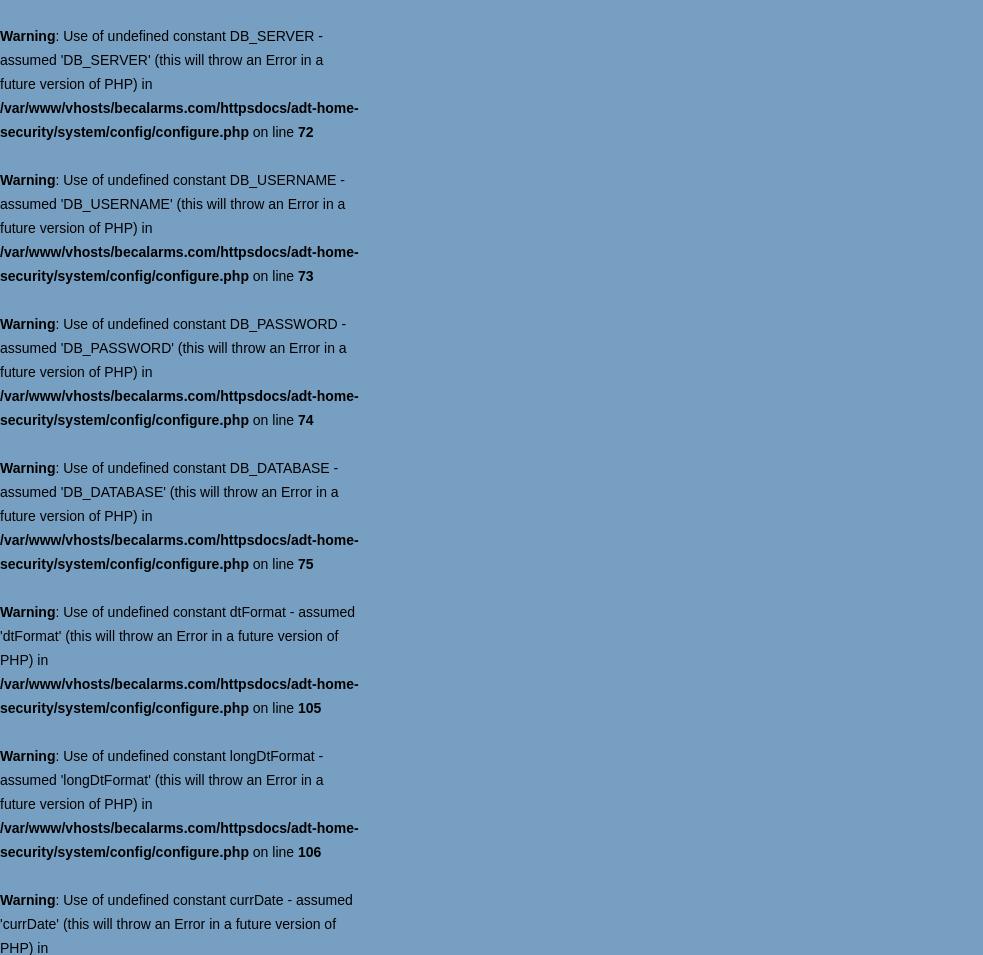 This screenshot has height=955, width=983. I want to click on '106', so click(308, 851).